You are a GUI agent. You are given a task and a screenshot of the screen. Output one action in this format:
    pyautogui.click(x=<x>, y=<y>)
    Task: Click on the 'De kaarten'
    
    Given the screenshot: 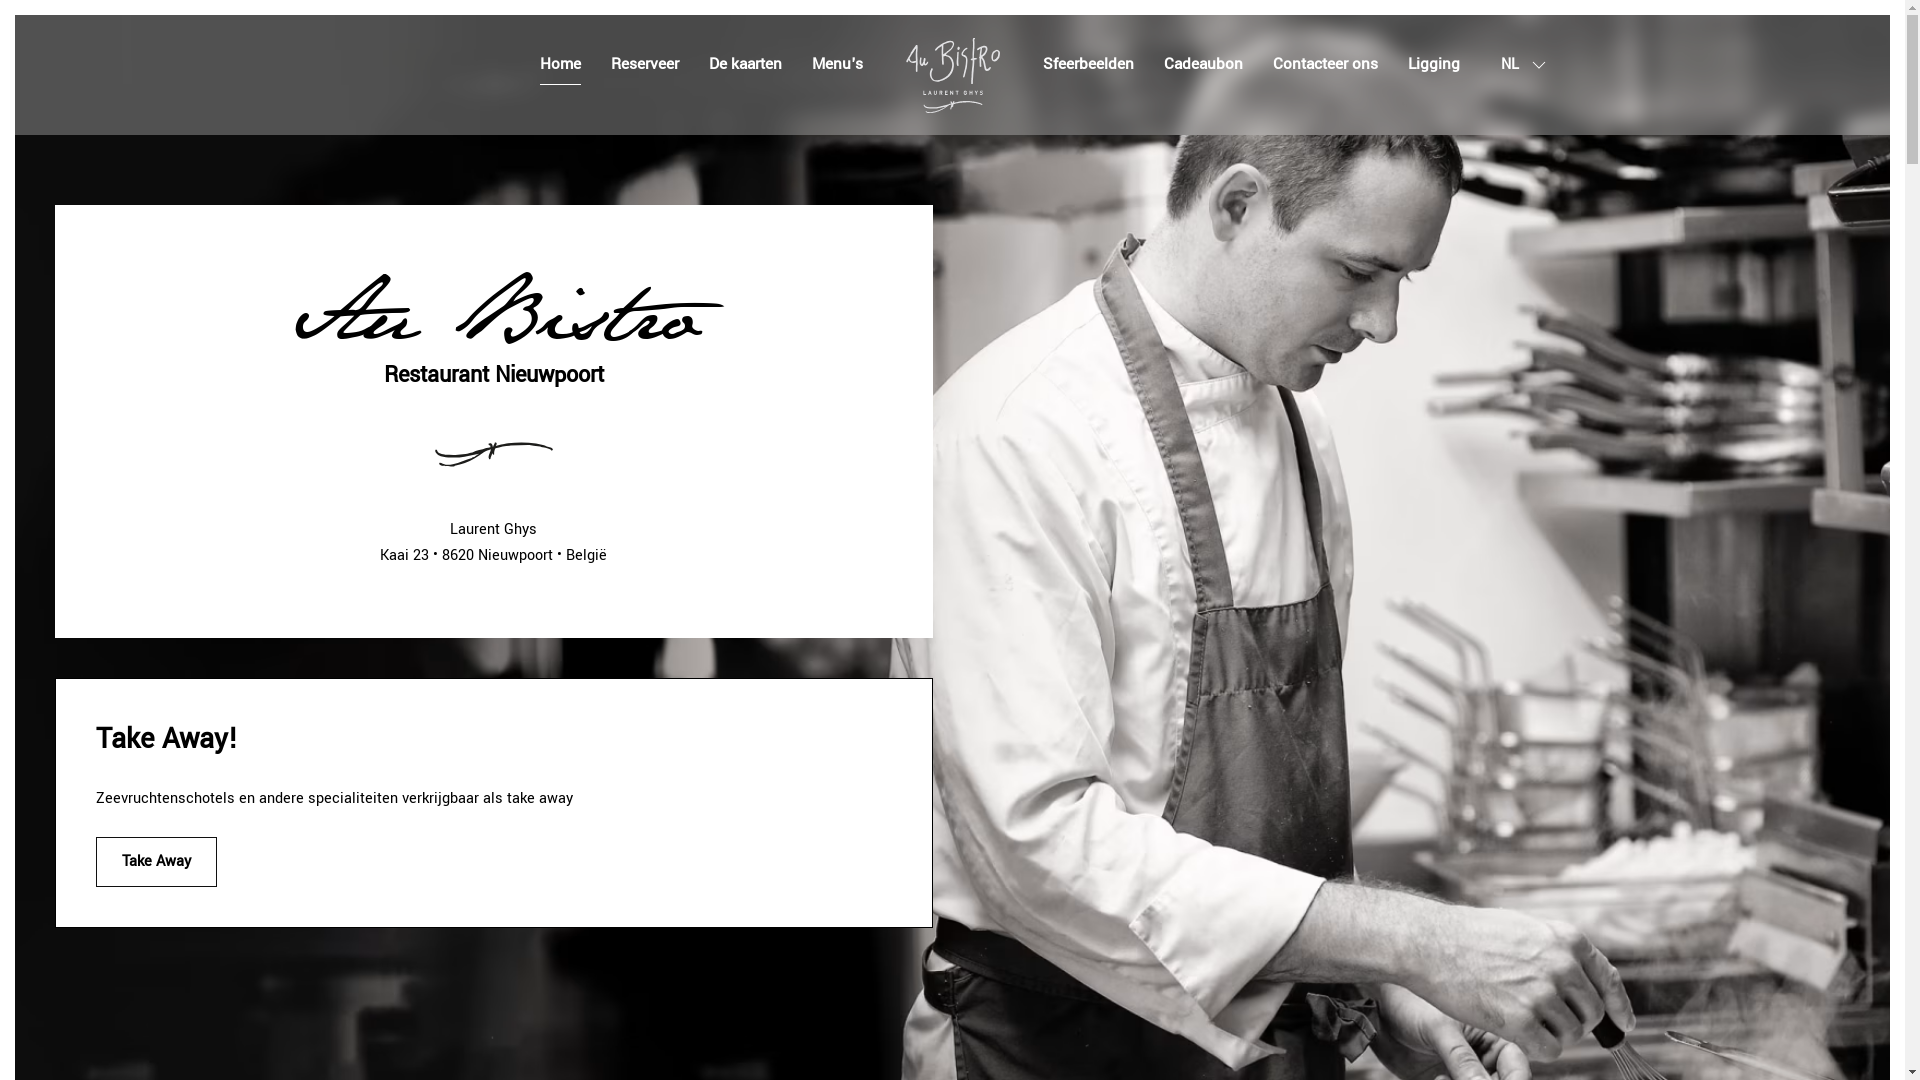 What is the action you would take?
    pyautogui.click(x=743, y=64)
    